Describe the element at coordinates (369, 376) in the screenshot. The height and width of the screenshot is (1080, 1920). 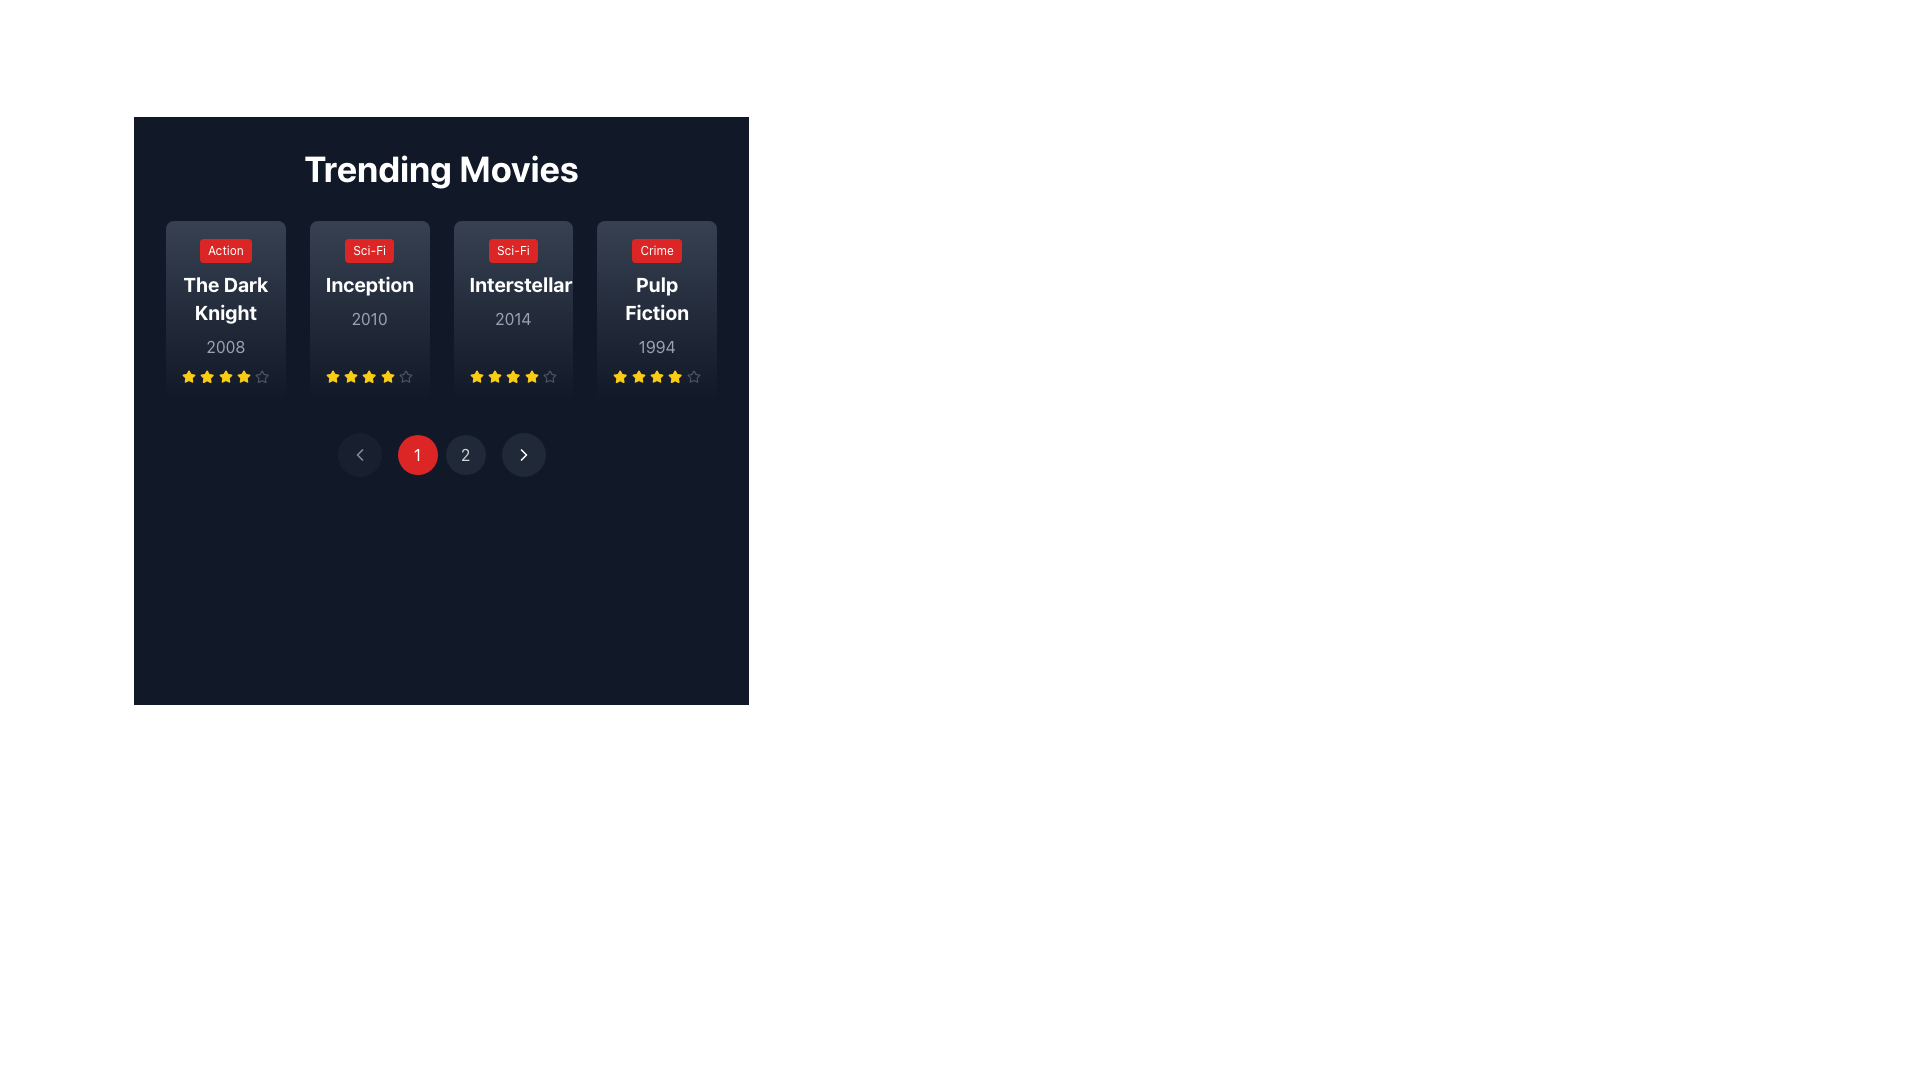
I see `the Rating indicator located under the 'Inception' movie card in the 'Trending Movies' section, which visually represents a 4/5 rating` at that location.